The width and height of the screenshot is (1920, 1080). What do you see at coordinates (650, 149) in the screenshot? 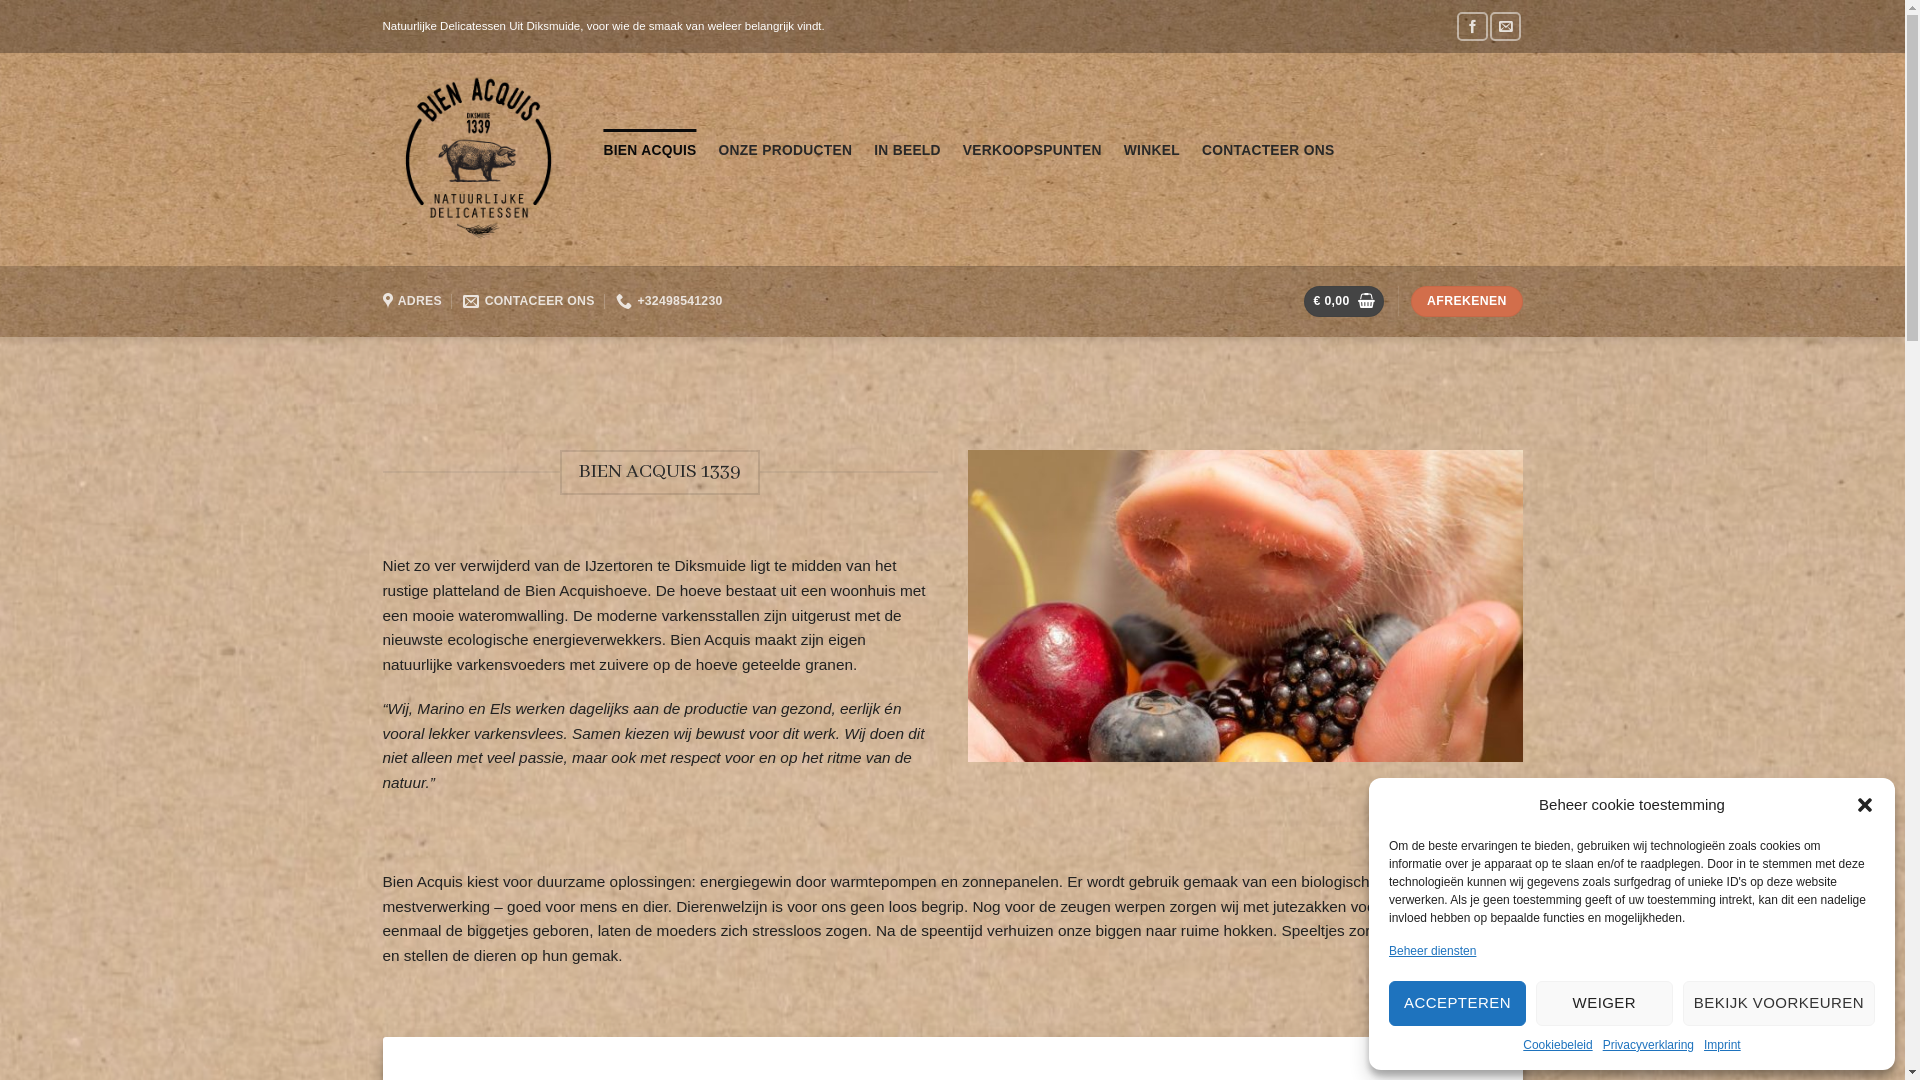
I see `'BIEN ACQUIS'` at bounding box center [650, 149].